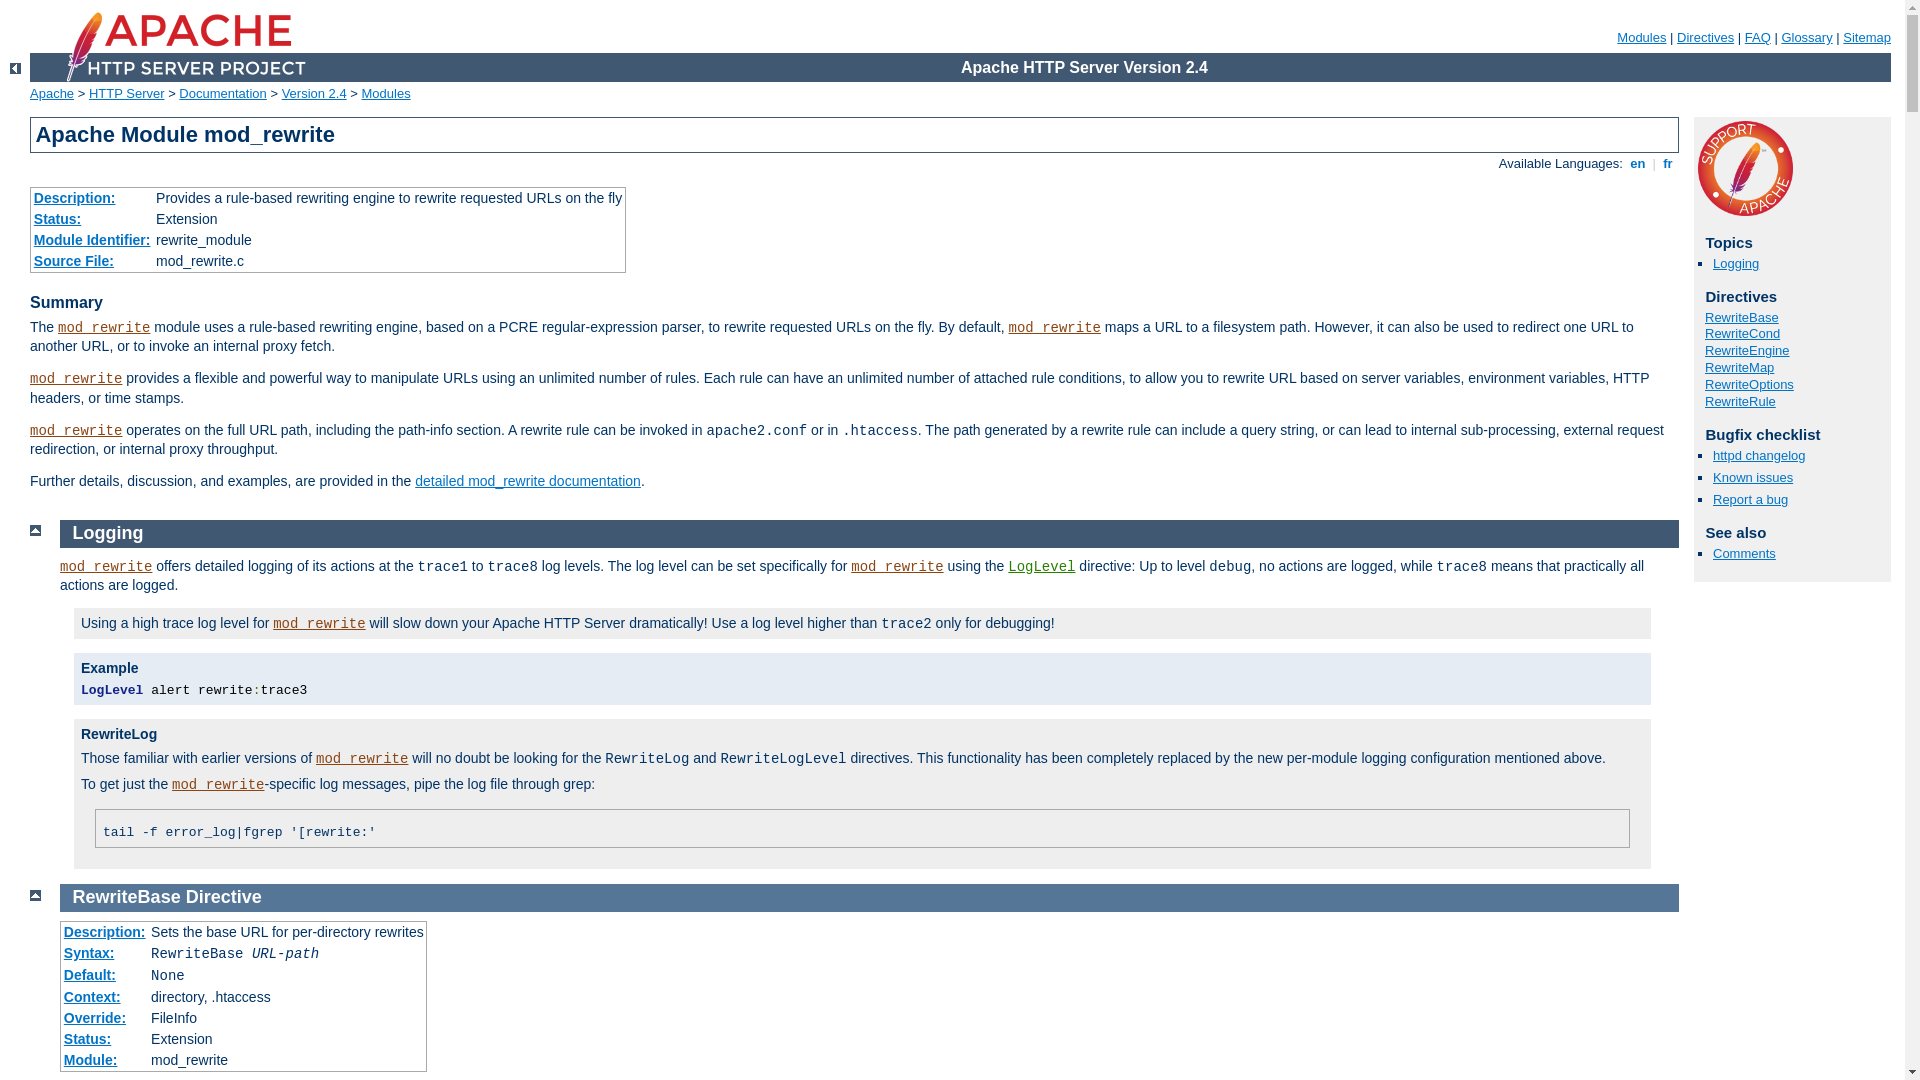 The image size is (1920, 1080). I want to click on 'LogLevel', so click(1040, 567).